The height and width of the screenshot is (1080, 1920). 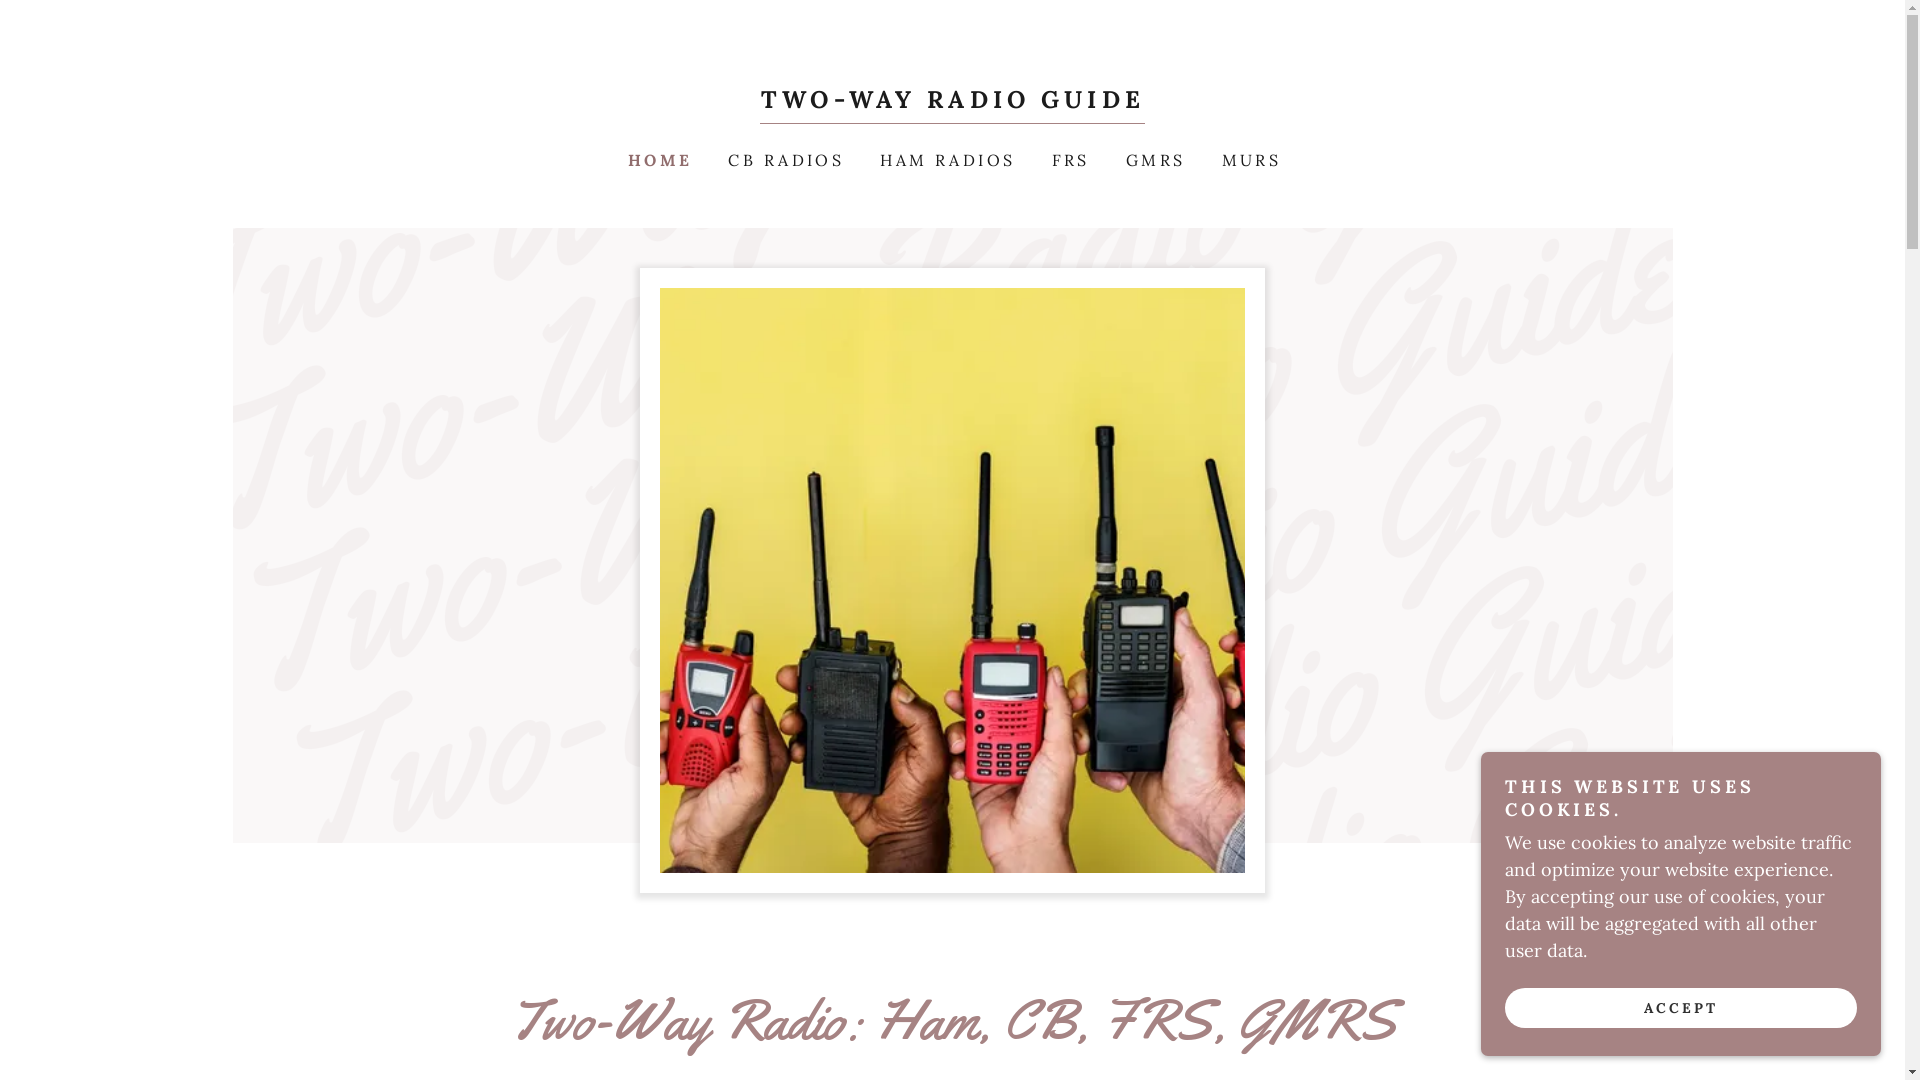 What do you see at coordinates (951, 101) in the screenshot?
I see `'TWO-WAY RADIO GUIDE'` at bounding box center [951, 101].